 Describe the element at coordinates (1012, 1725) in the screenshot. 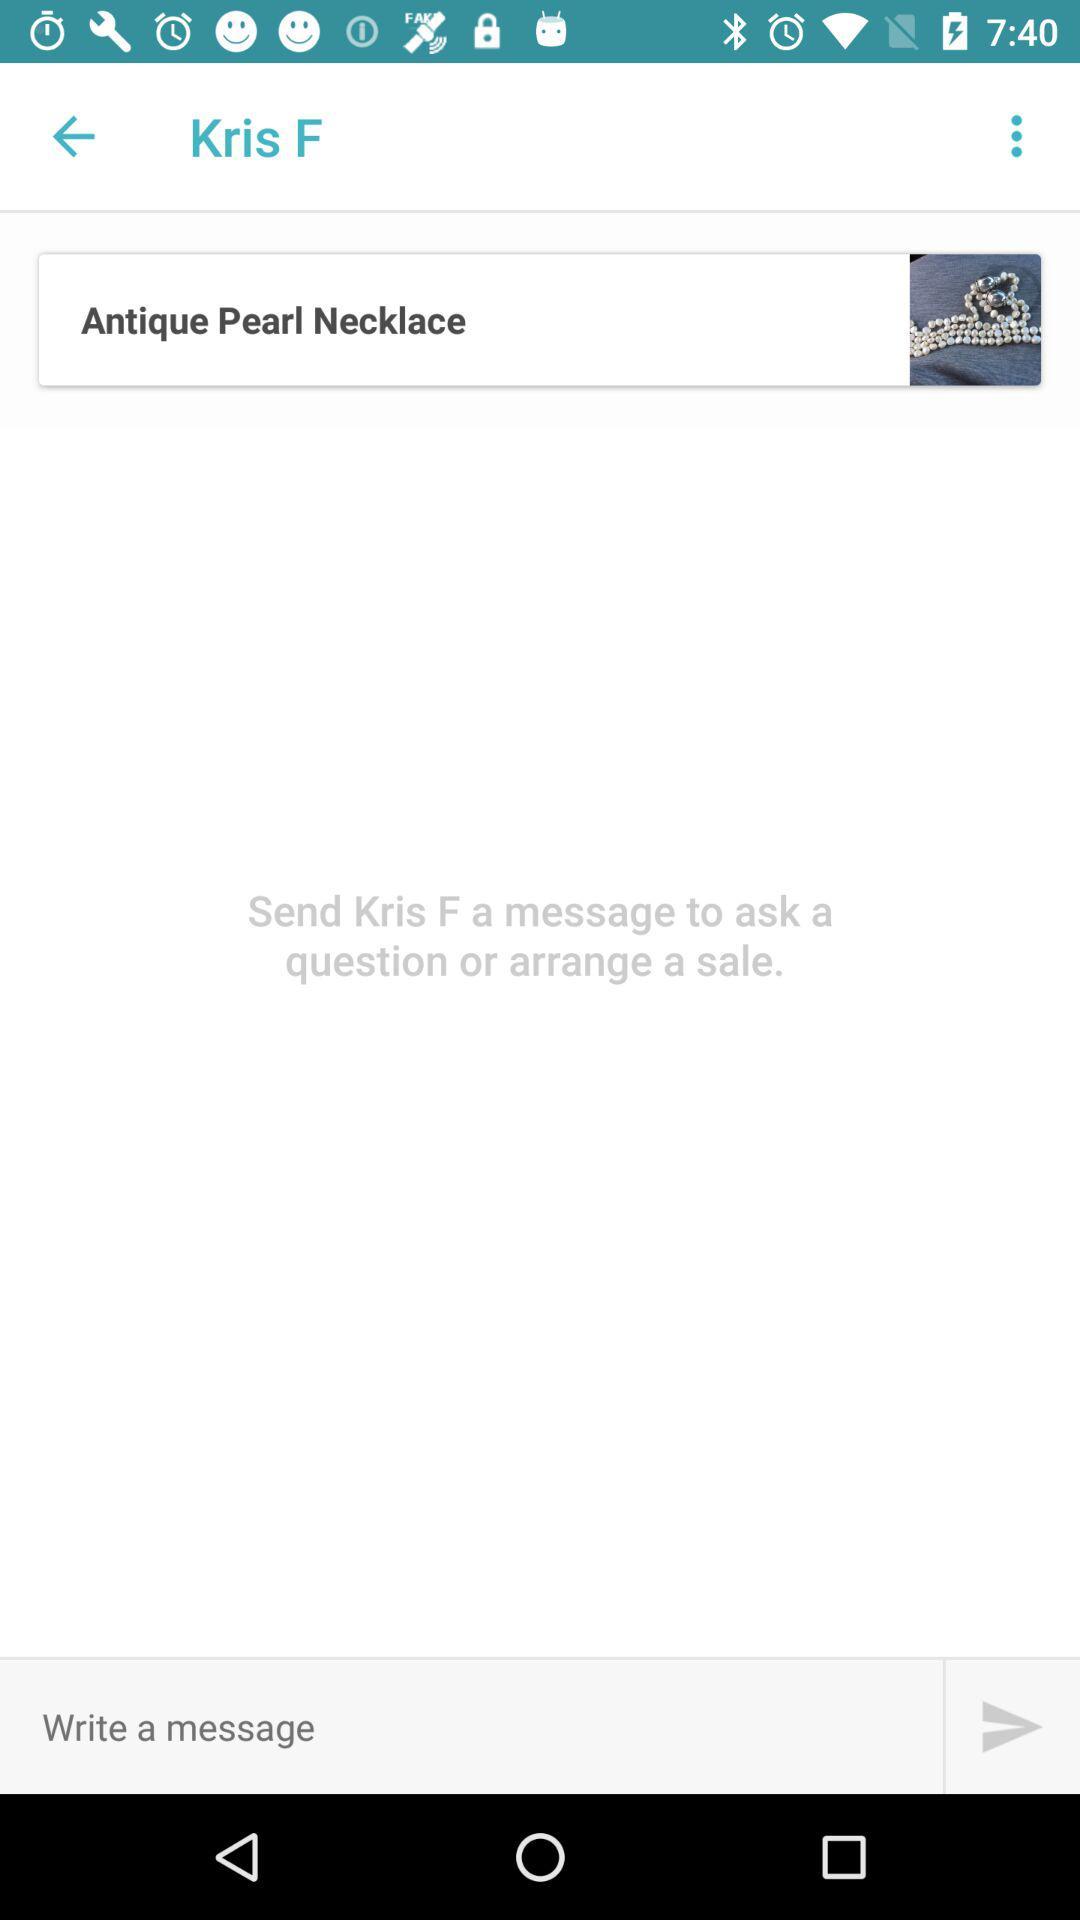

I see `send message` at that location.